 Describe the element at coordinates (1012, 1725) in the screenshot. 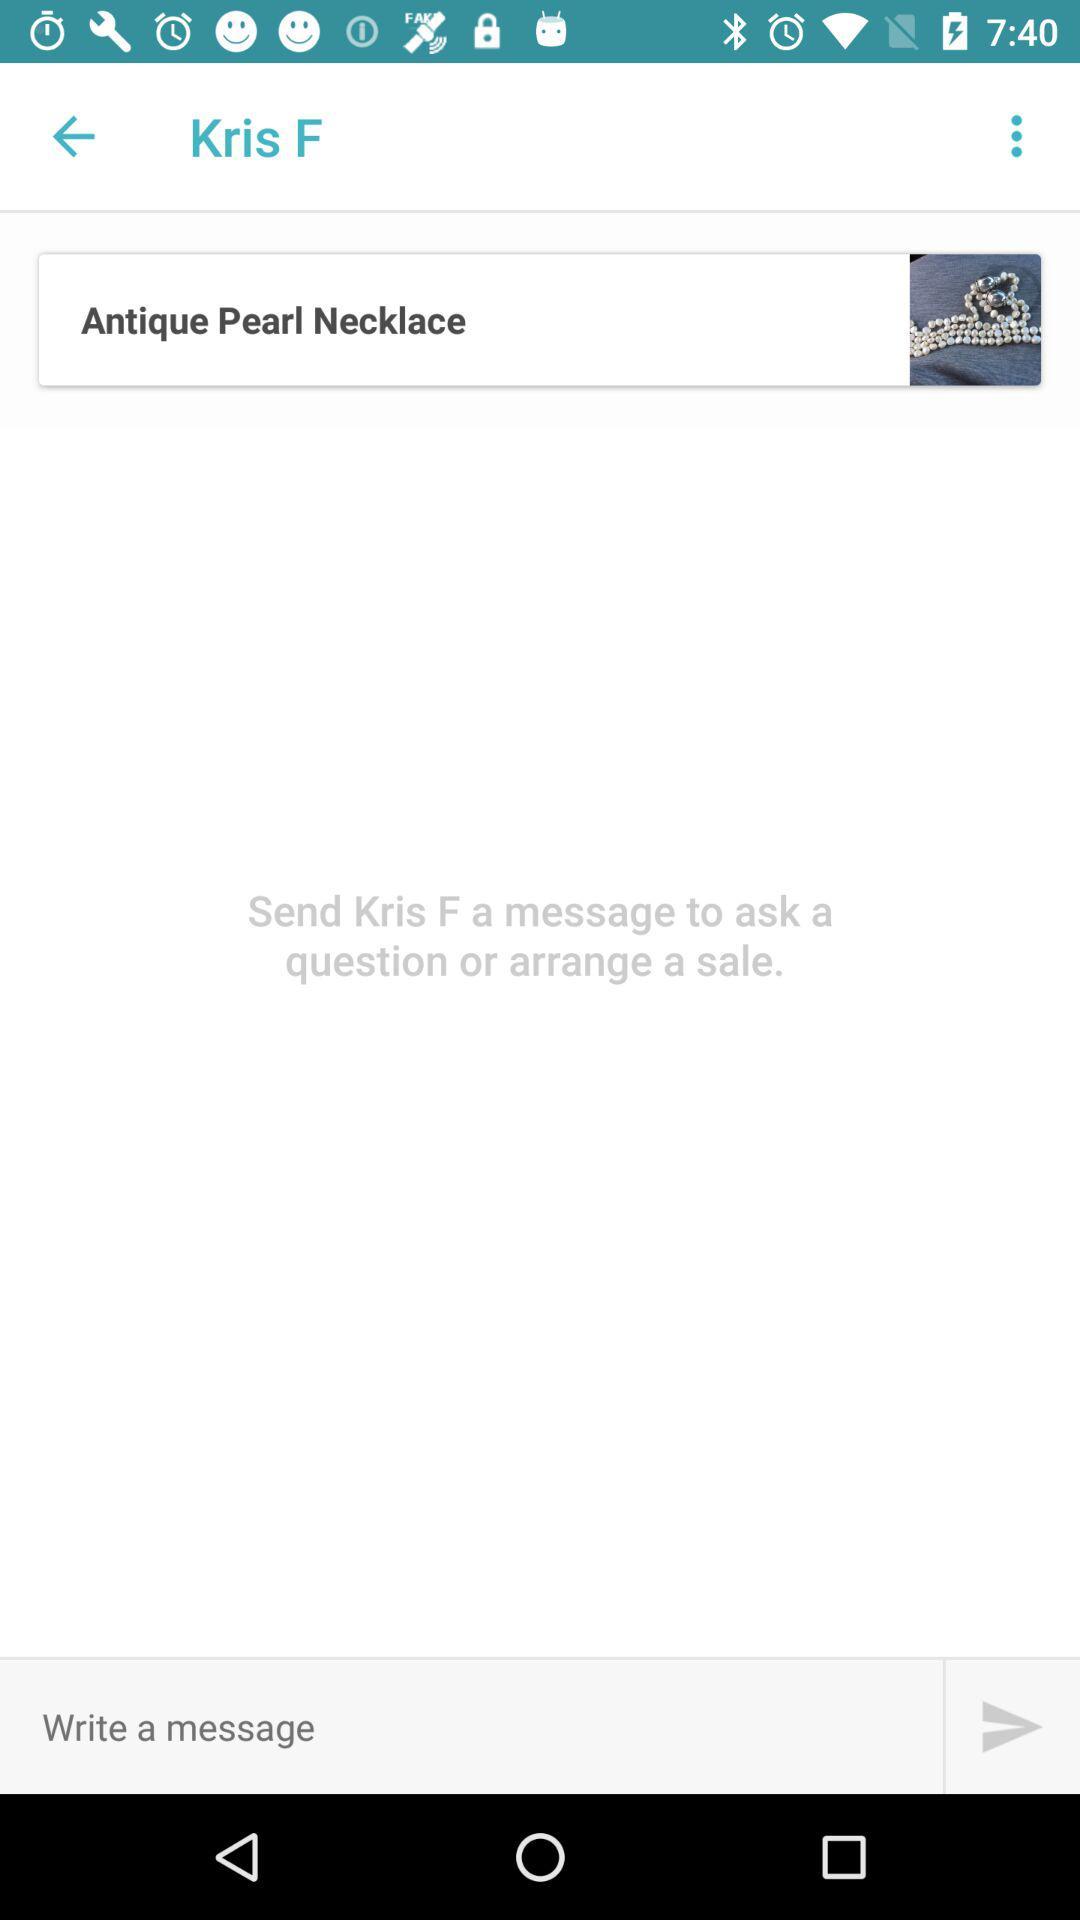

I see `send message` at that location.